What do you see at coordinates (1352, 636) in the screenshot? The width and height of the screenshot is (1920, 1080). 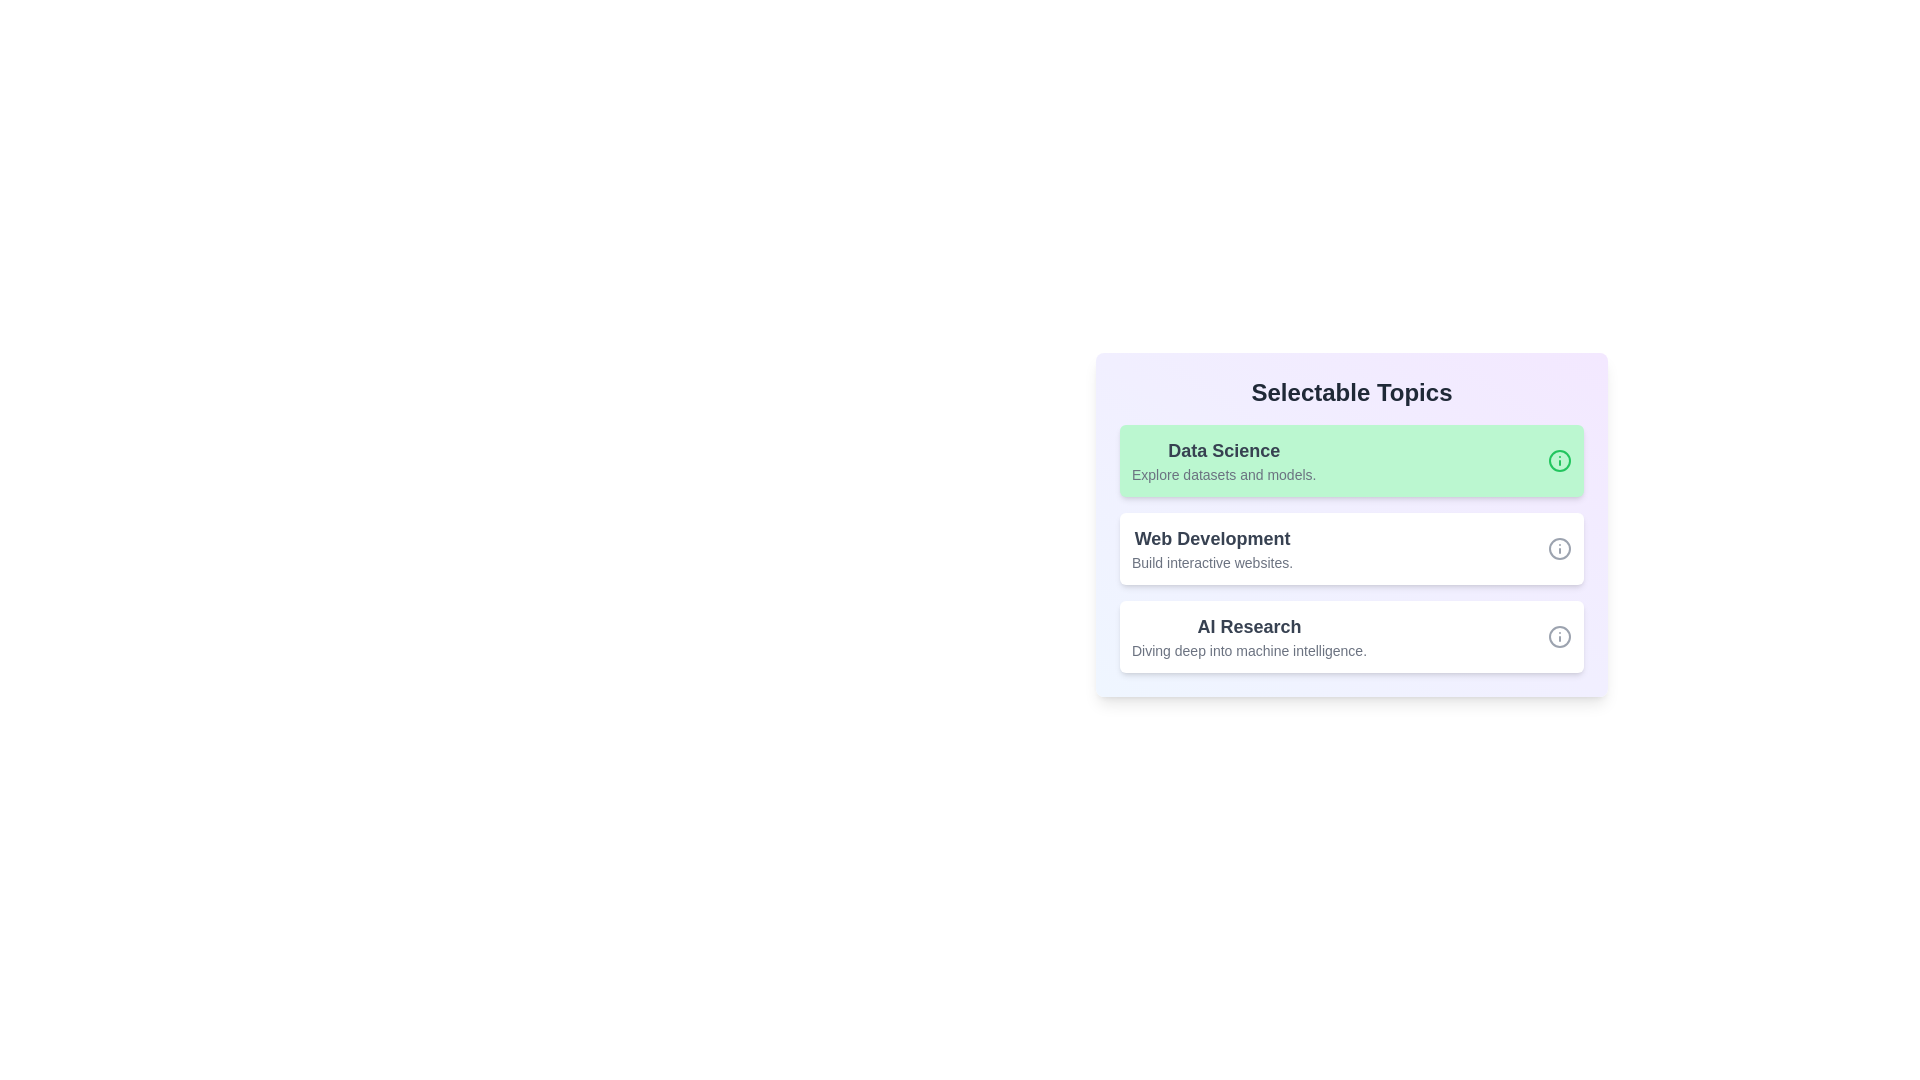 I see `the topic AI Research by clicking on it` at bounding box center [1352, 636].